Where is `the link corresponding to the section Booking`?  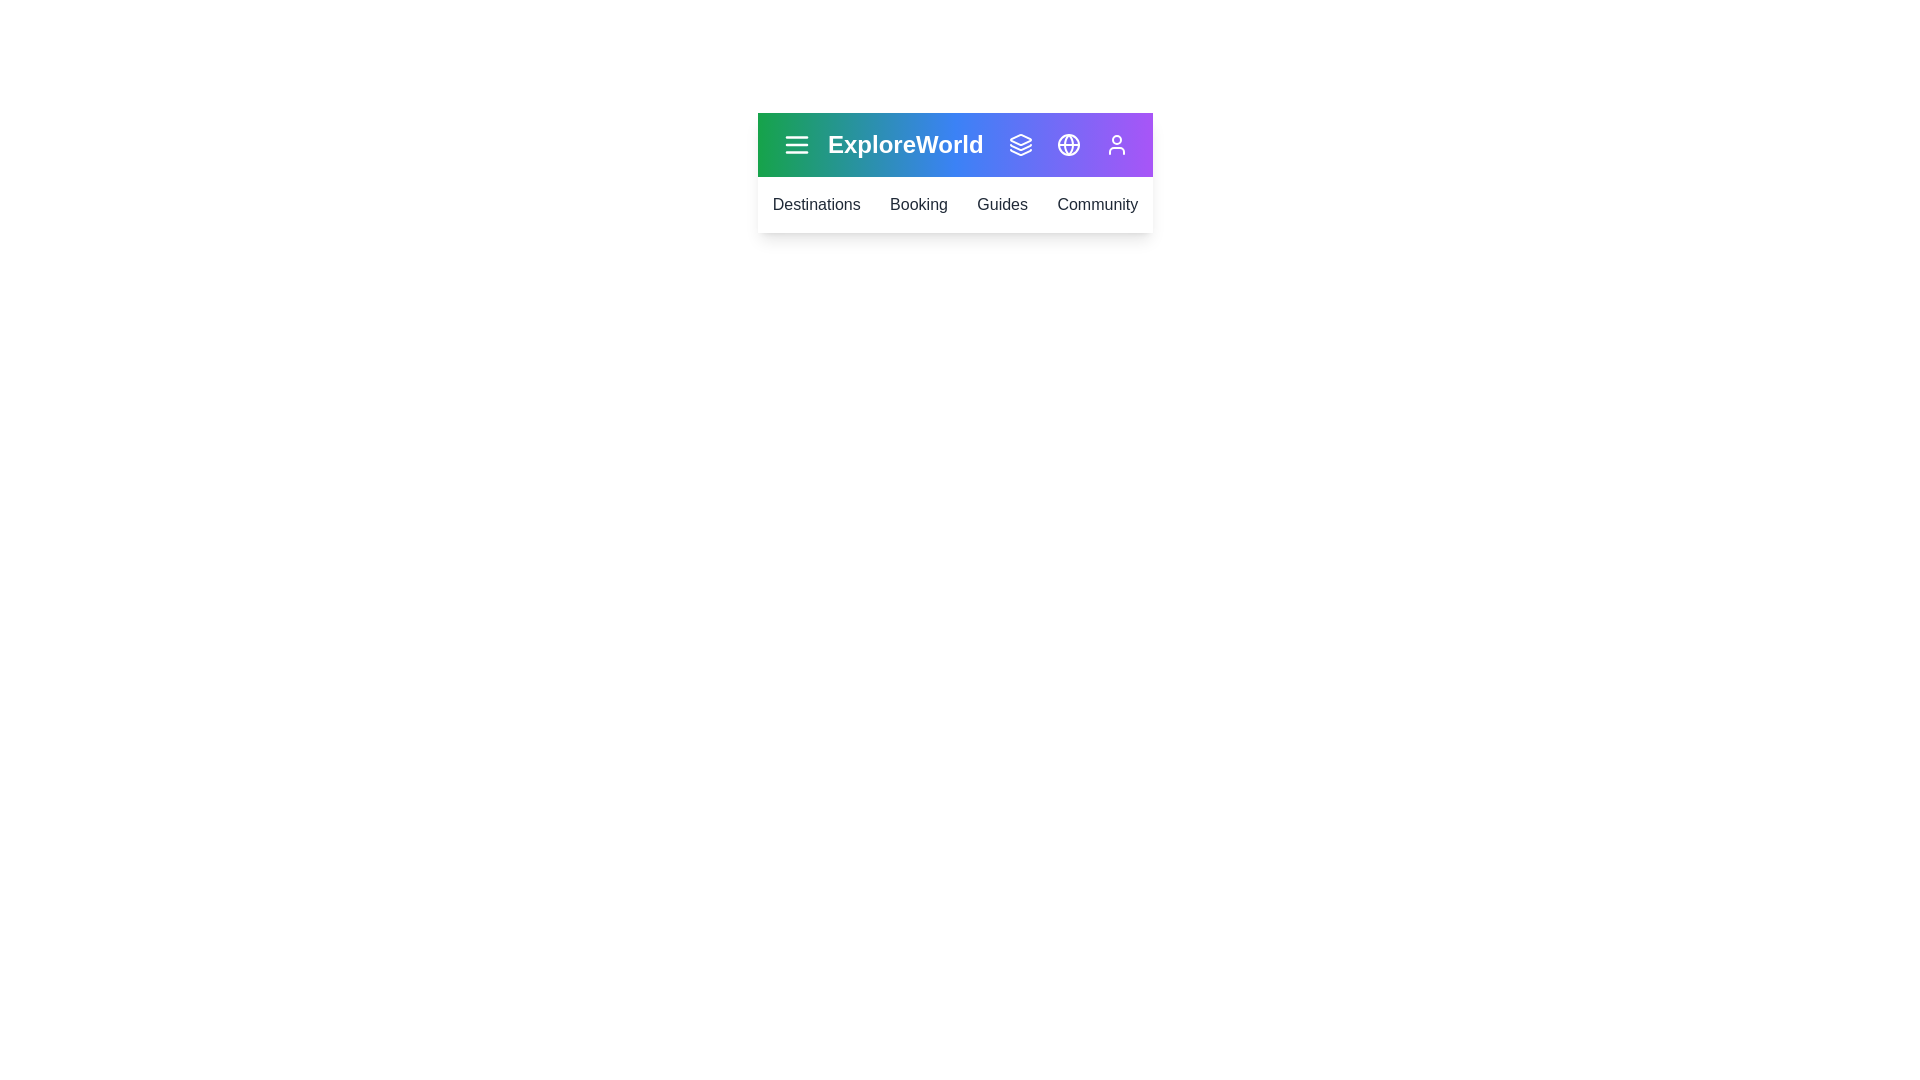
the link corresponding to the section Booking is located at coordinates (918, 204).